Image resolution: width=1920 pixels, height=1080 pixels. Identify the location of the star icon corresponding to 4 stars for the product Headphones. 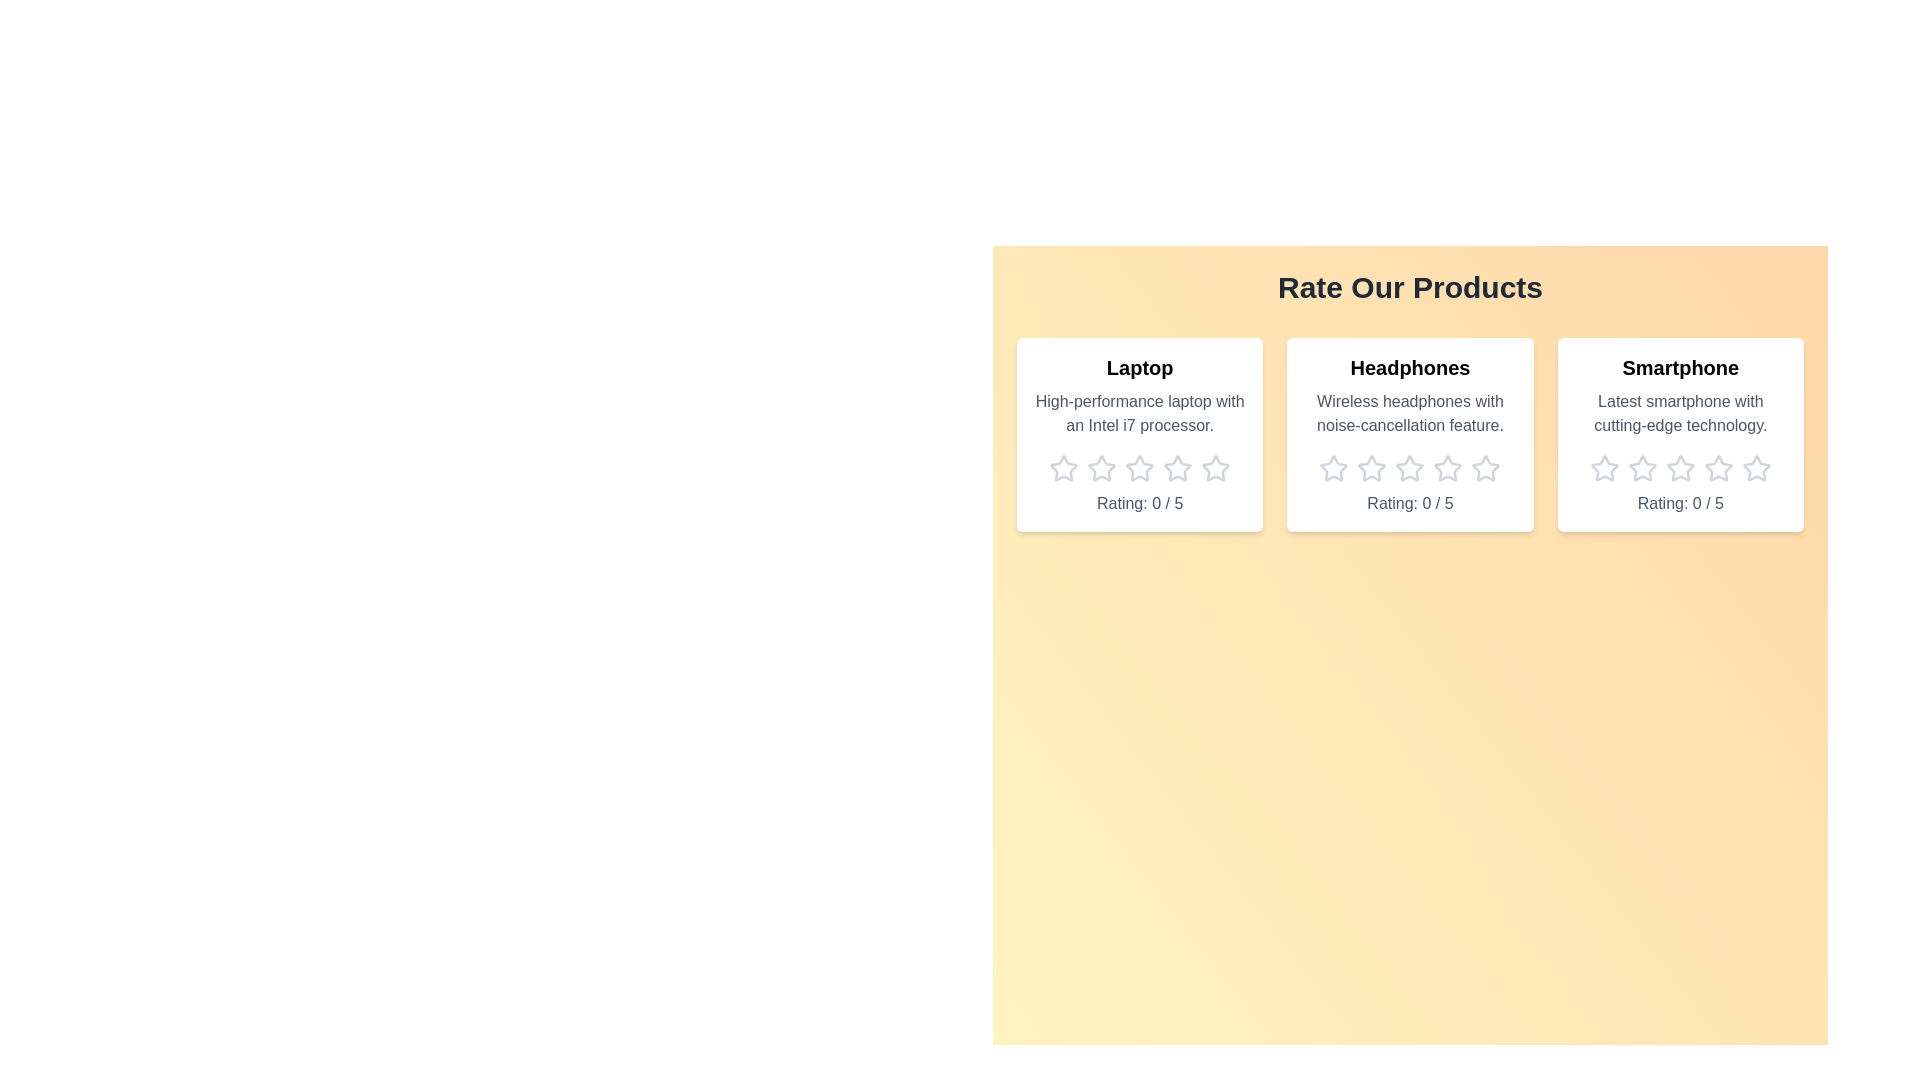
(1448, 469).